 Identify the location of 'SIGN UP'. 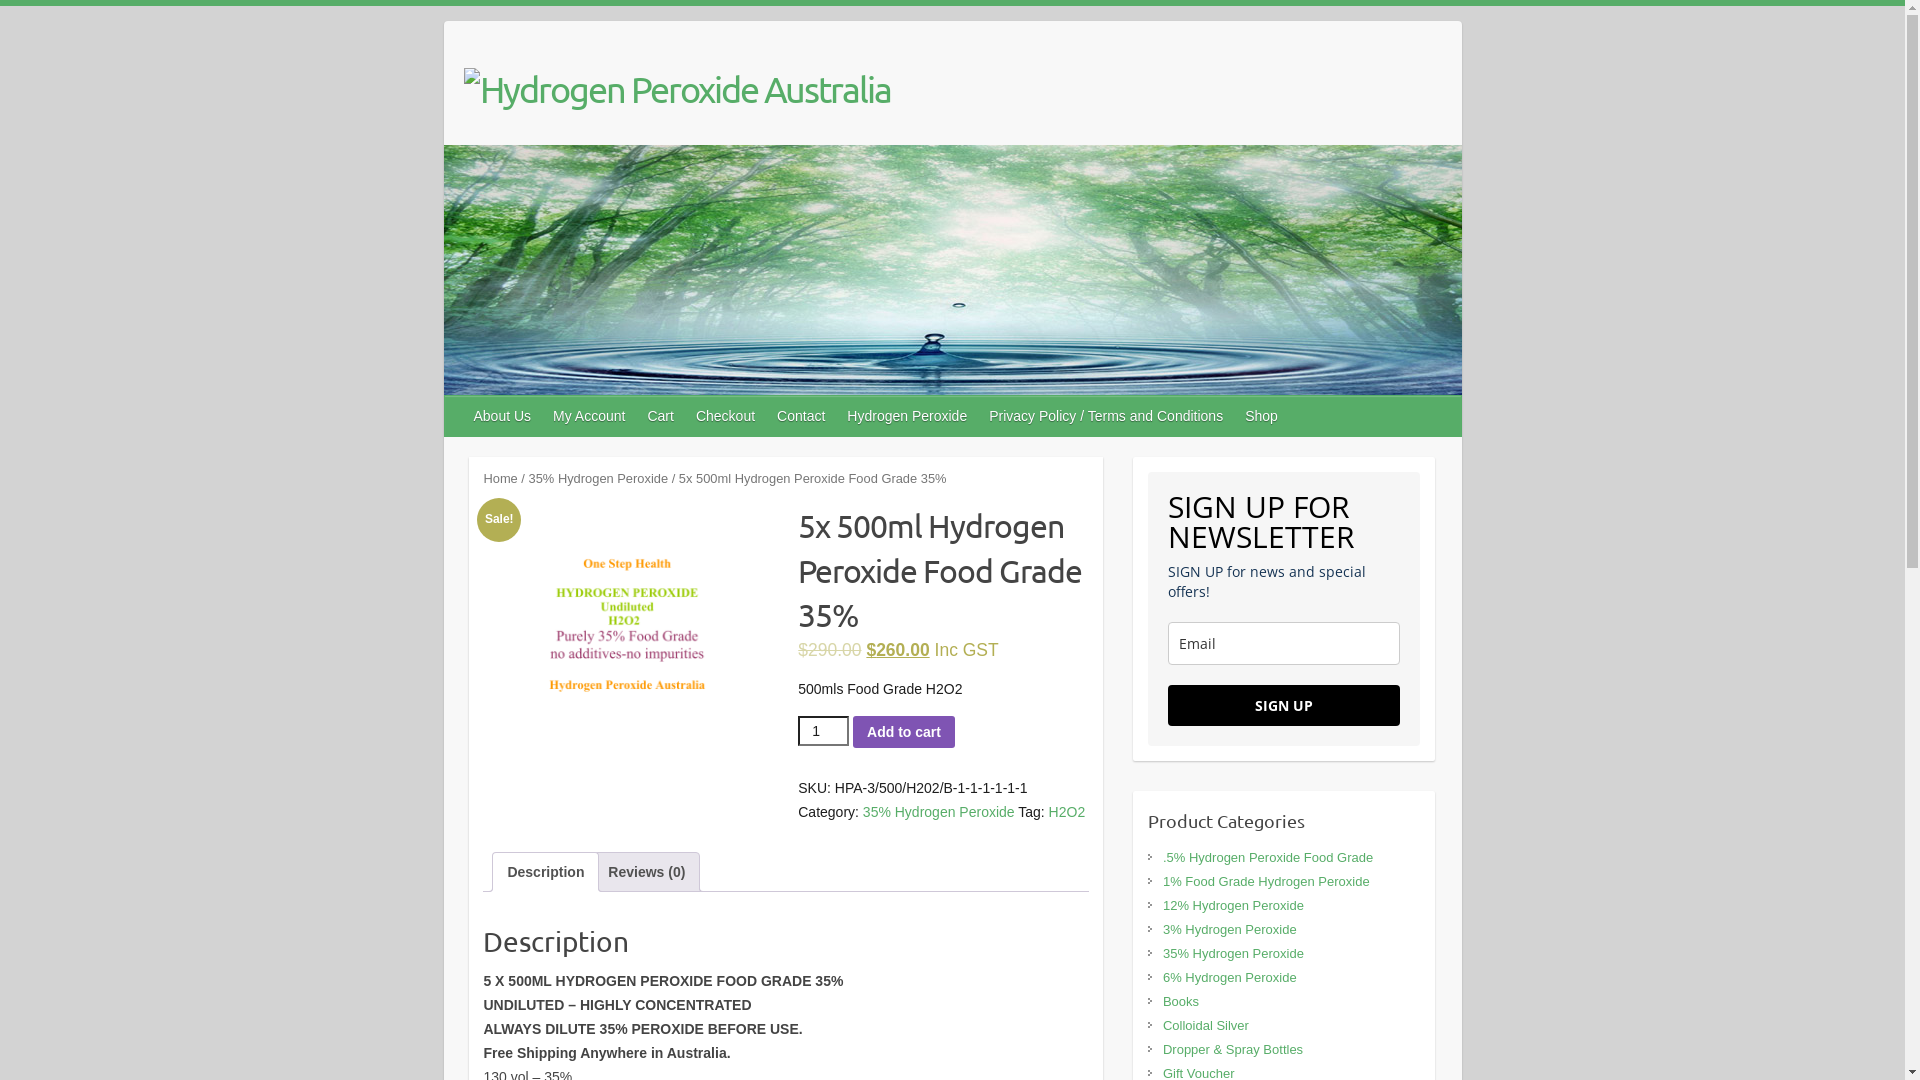
(1284, 704).